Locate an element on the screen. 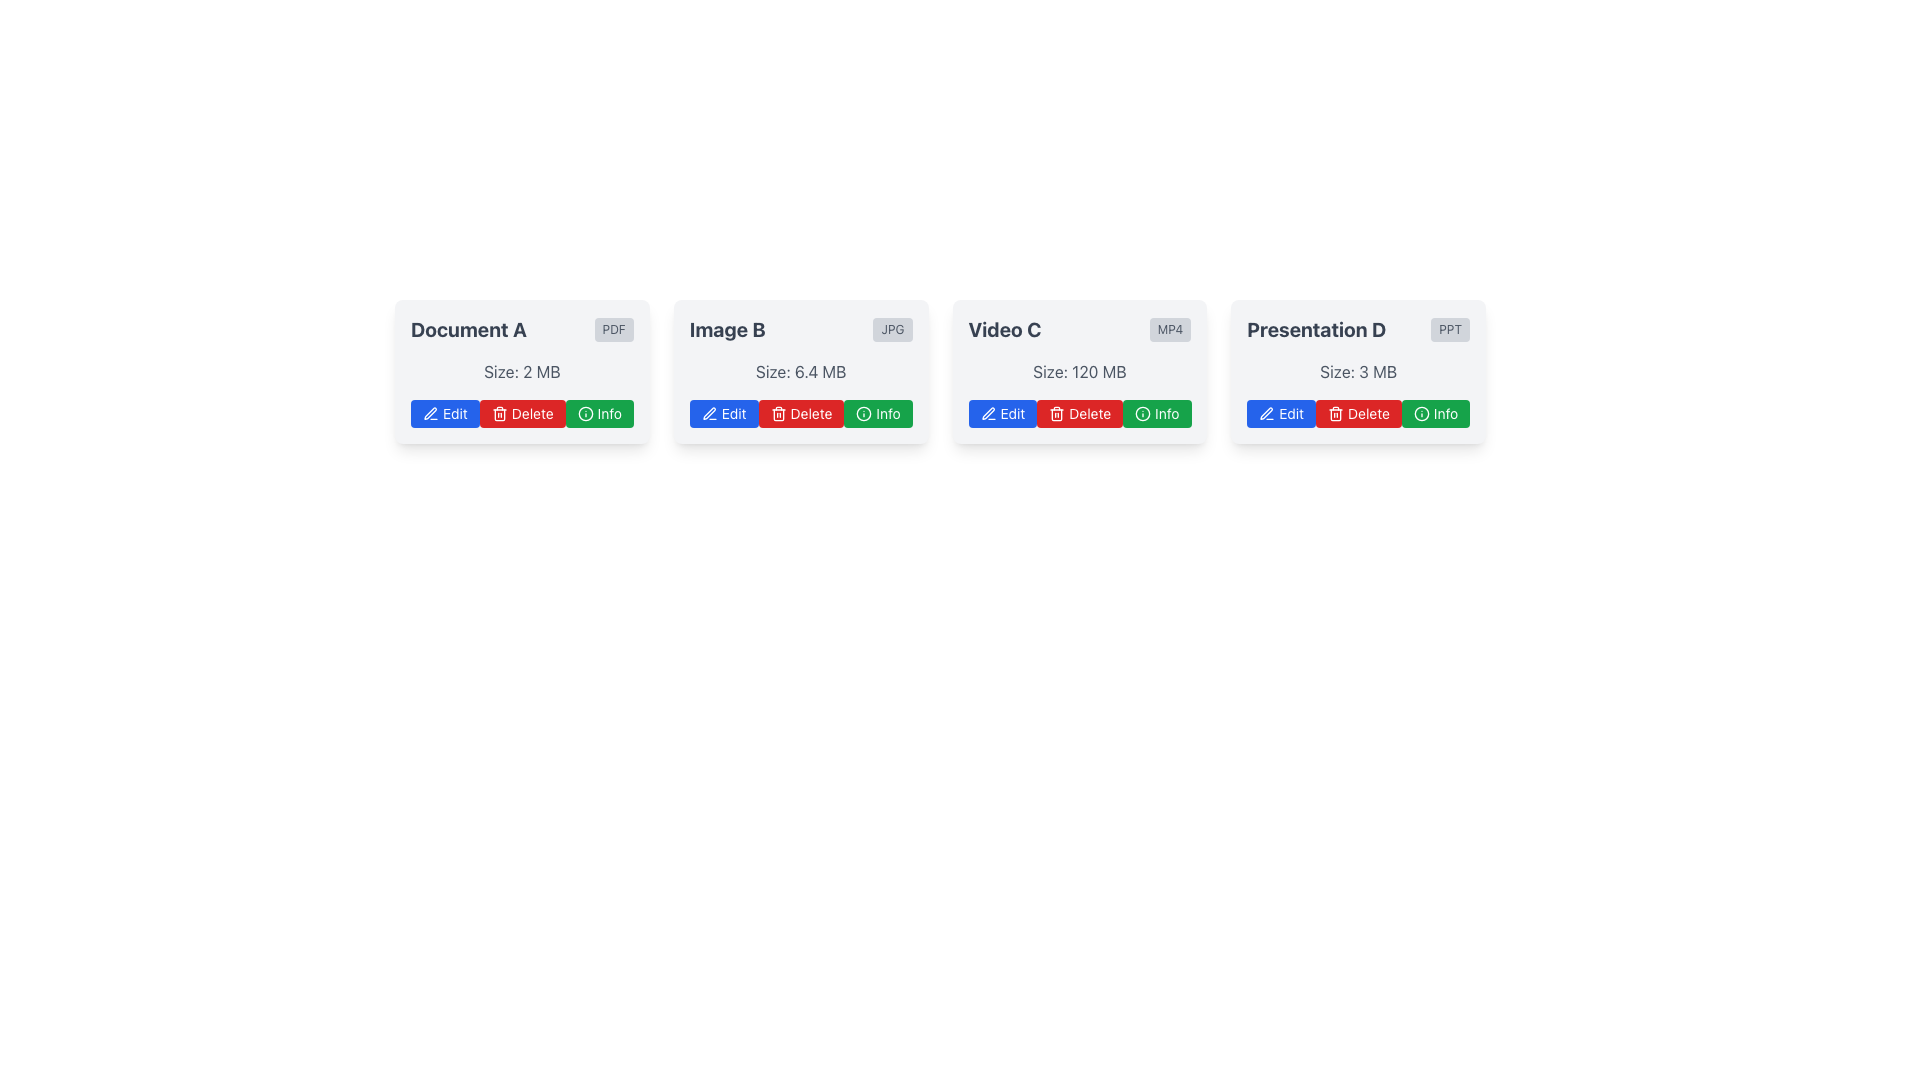  the rectangular red button labeled 'Delete' is located at coordinates (1079, 412).